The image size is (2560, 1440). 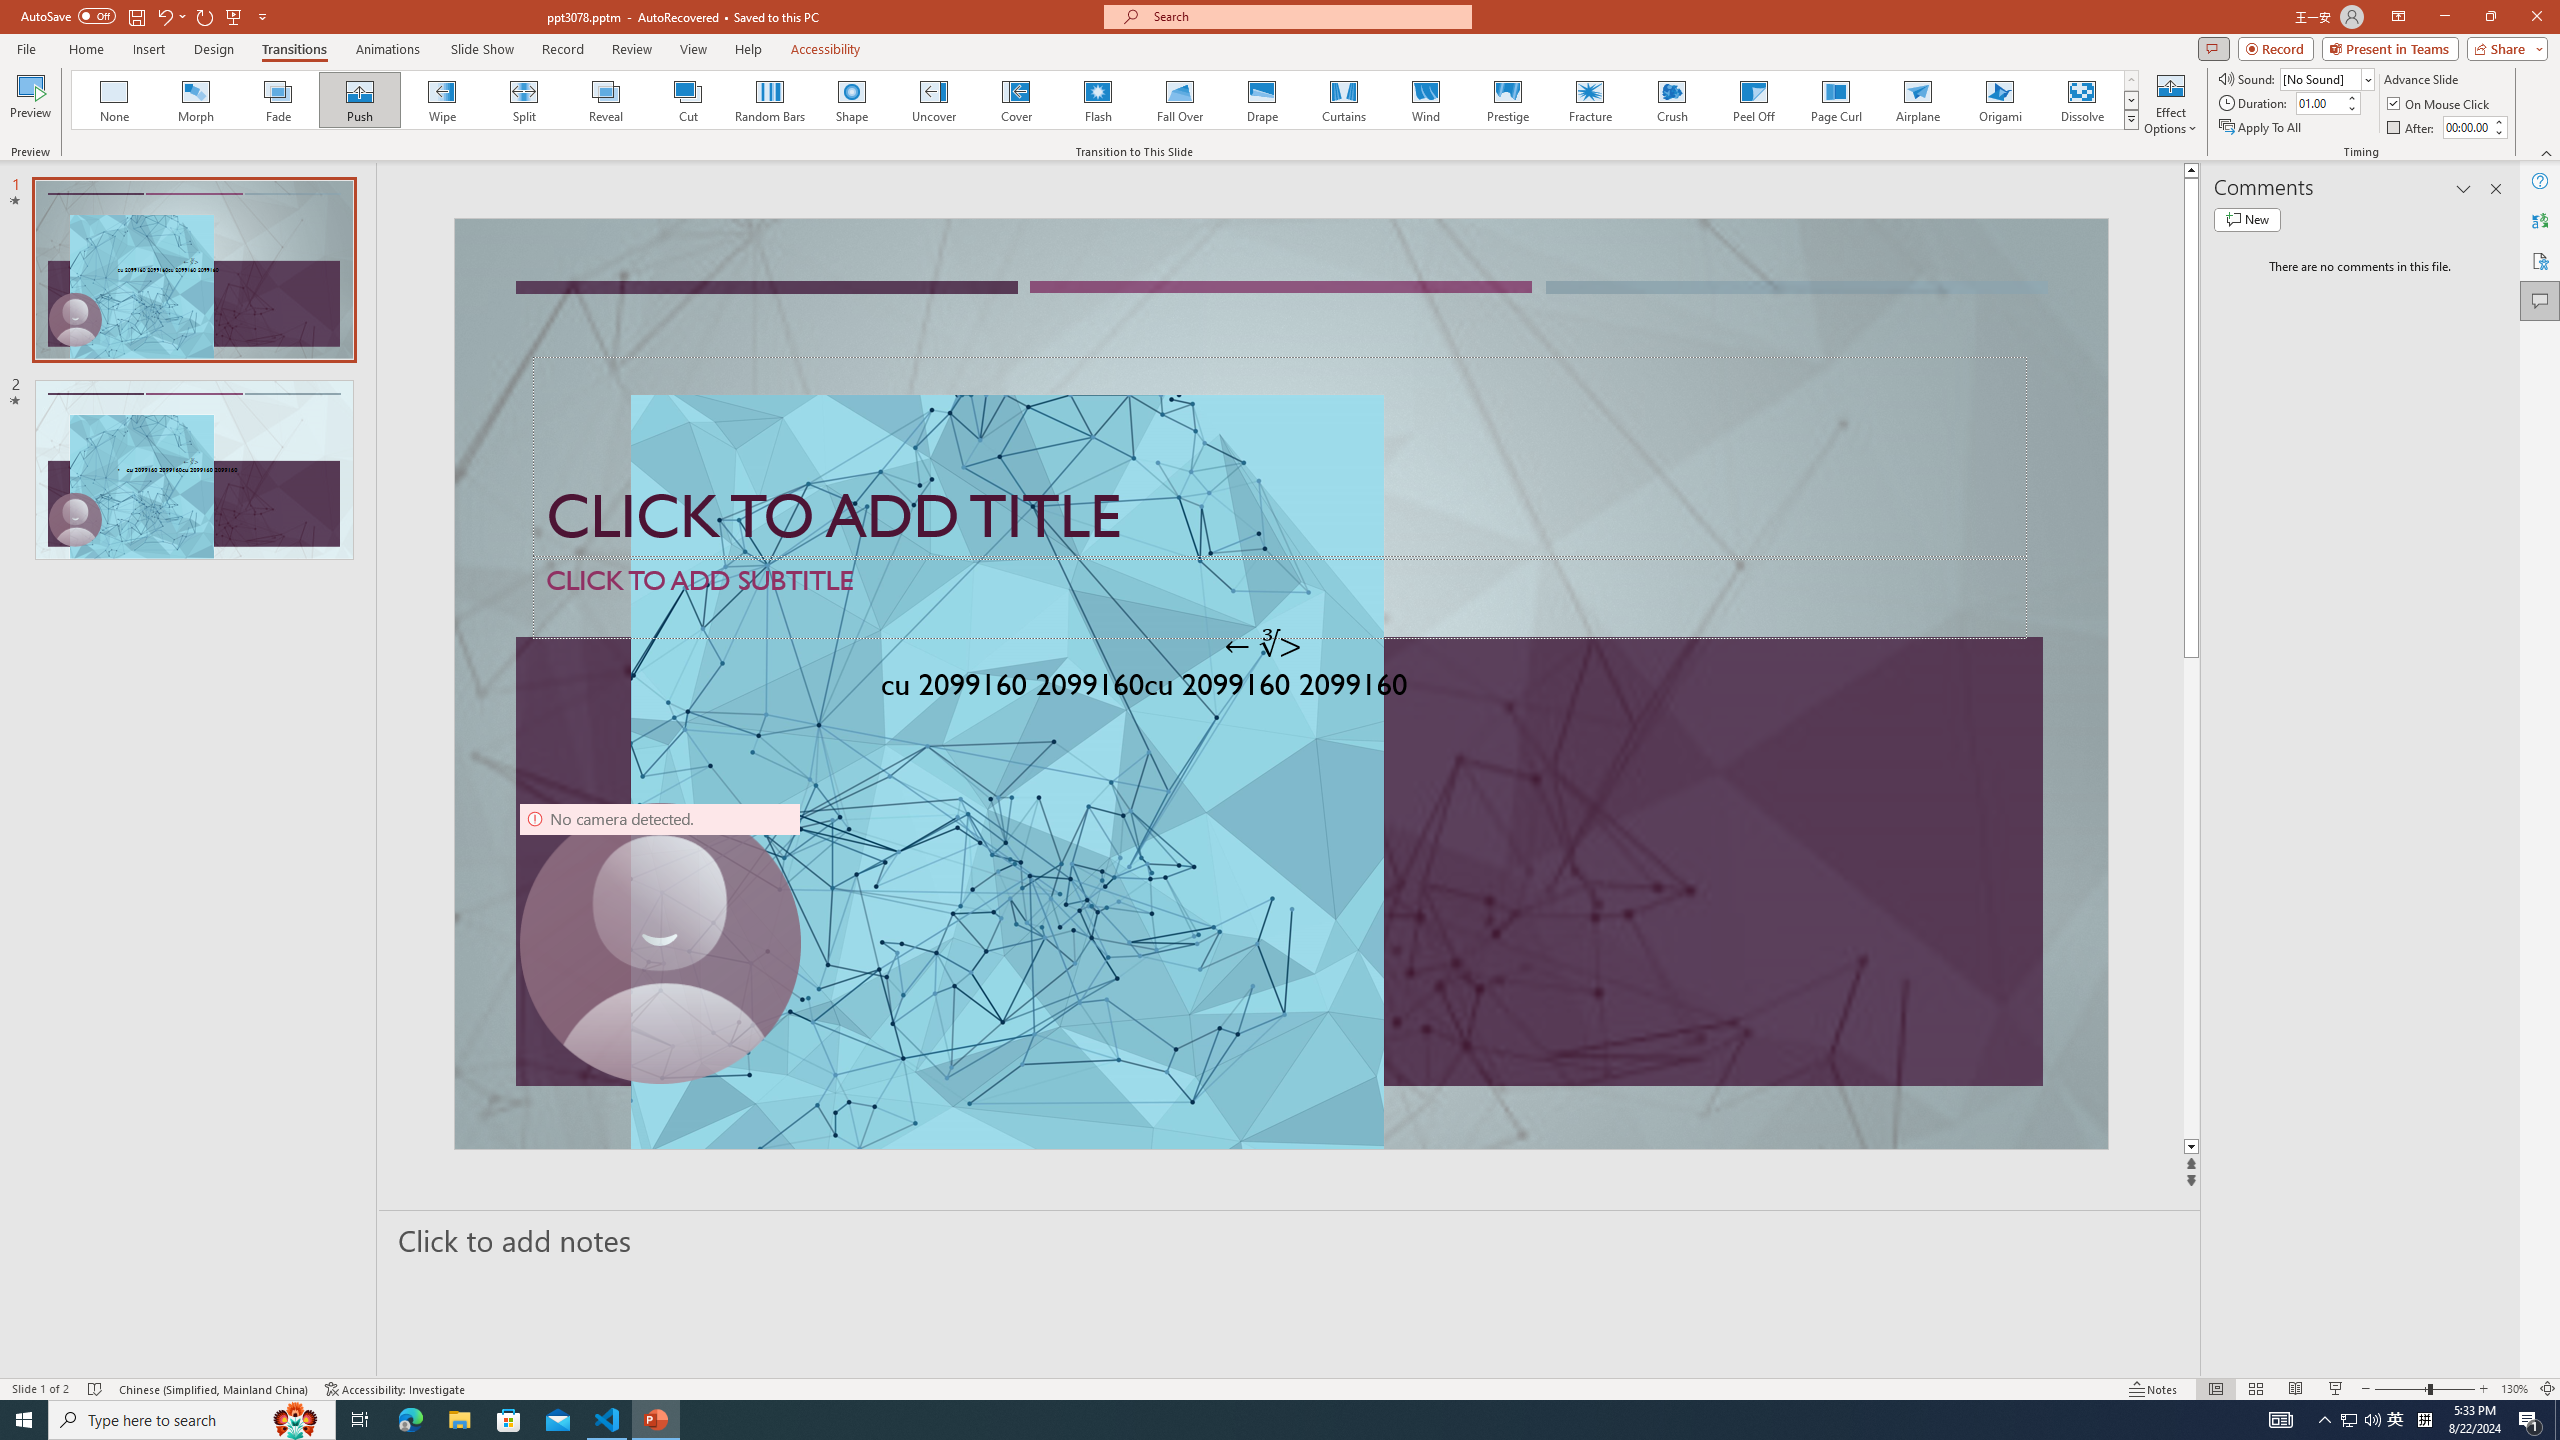 I want to click on 'Translator', so click(x=2539, y=221).